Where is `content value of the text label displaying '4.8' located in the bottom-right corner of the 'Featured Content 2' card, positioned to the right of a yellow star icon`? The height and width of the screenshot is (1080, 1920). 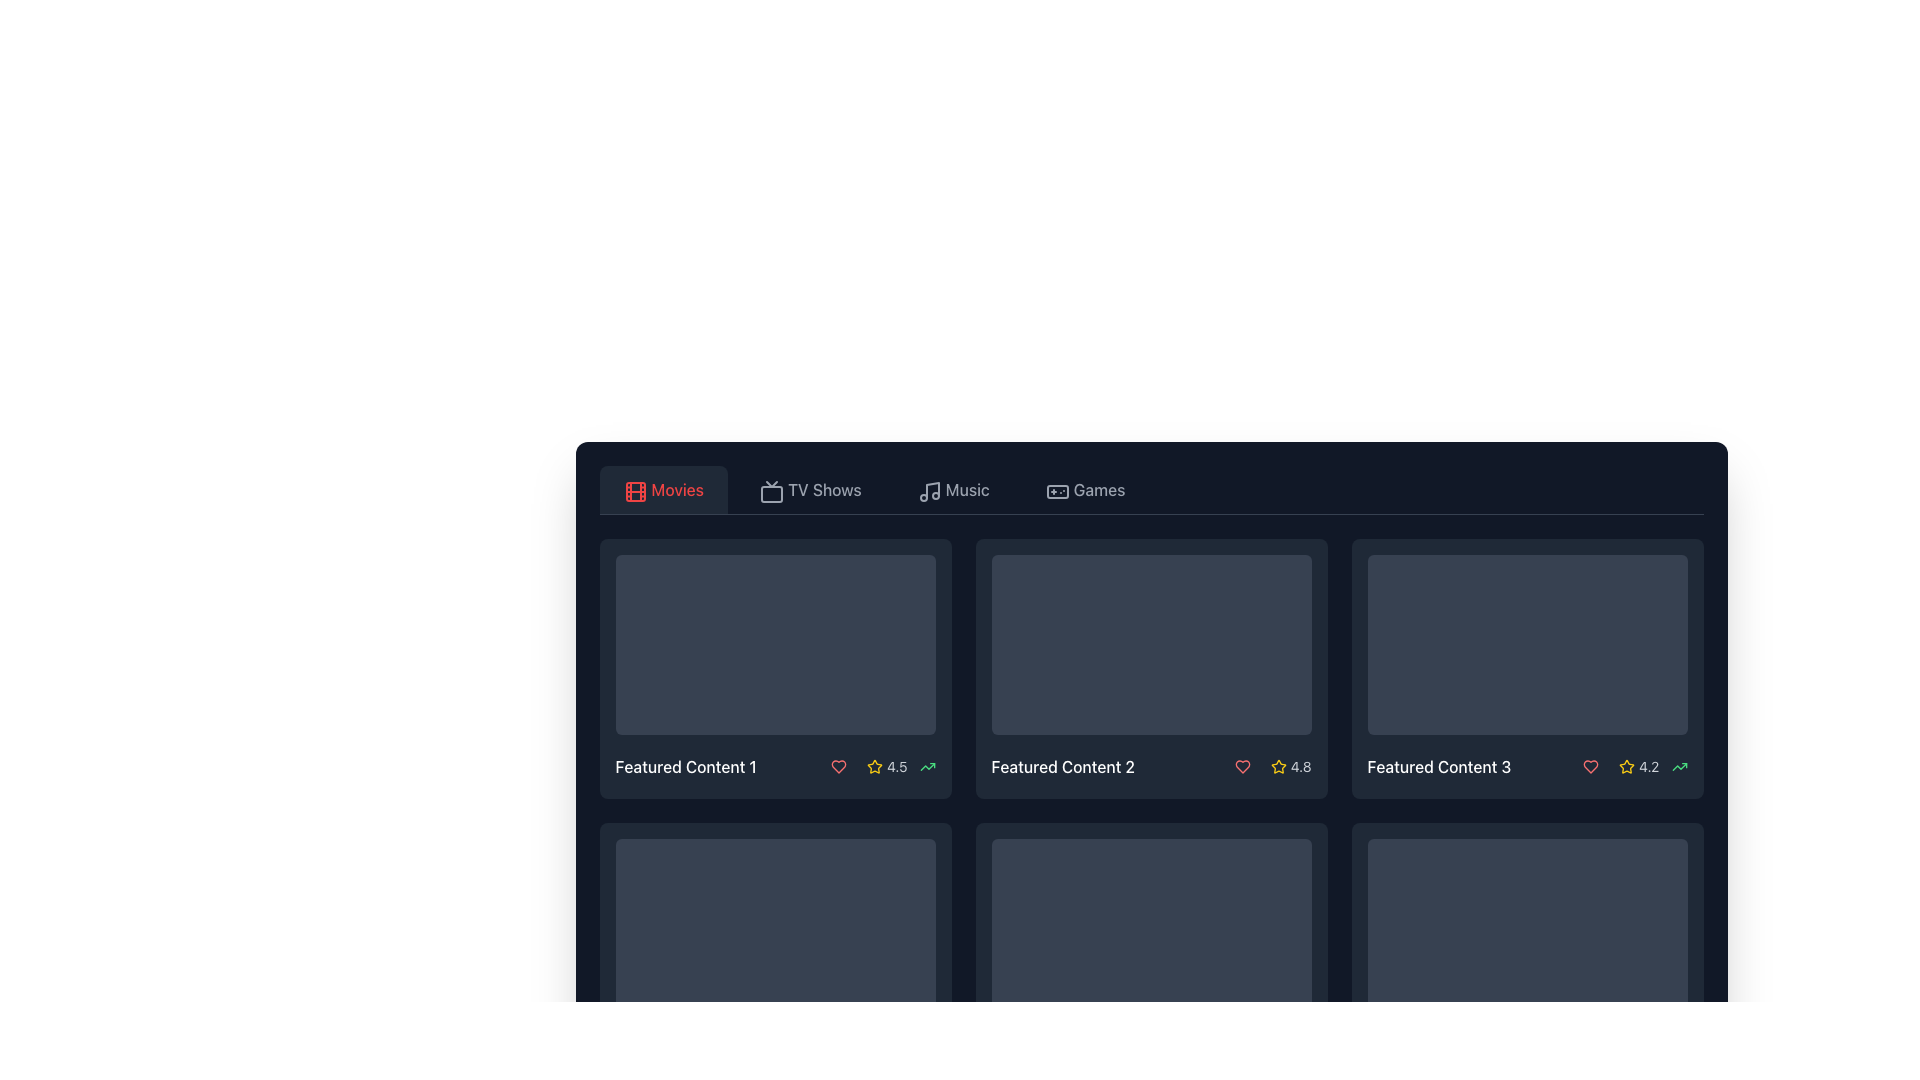
content value of the text label displaying '4.8' located in the bottom-right corner of the 'Featured Content 2' card, positioned to the right of a yellow star icon is located at coordinates (1301, 766).